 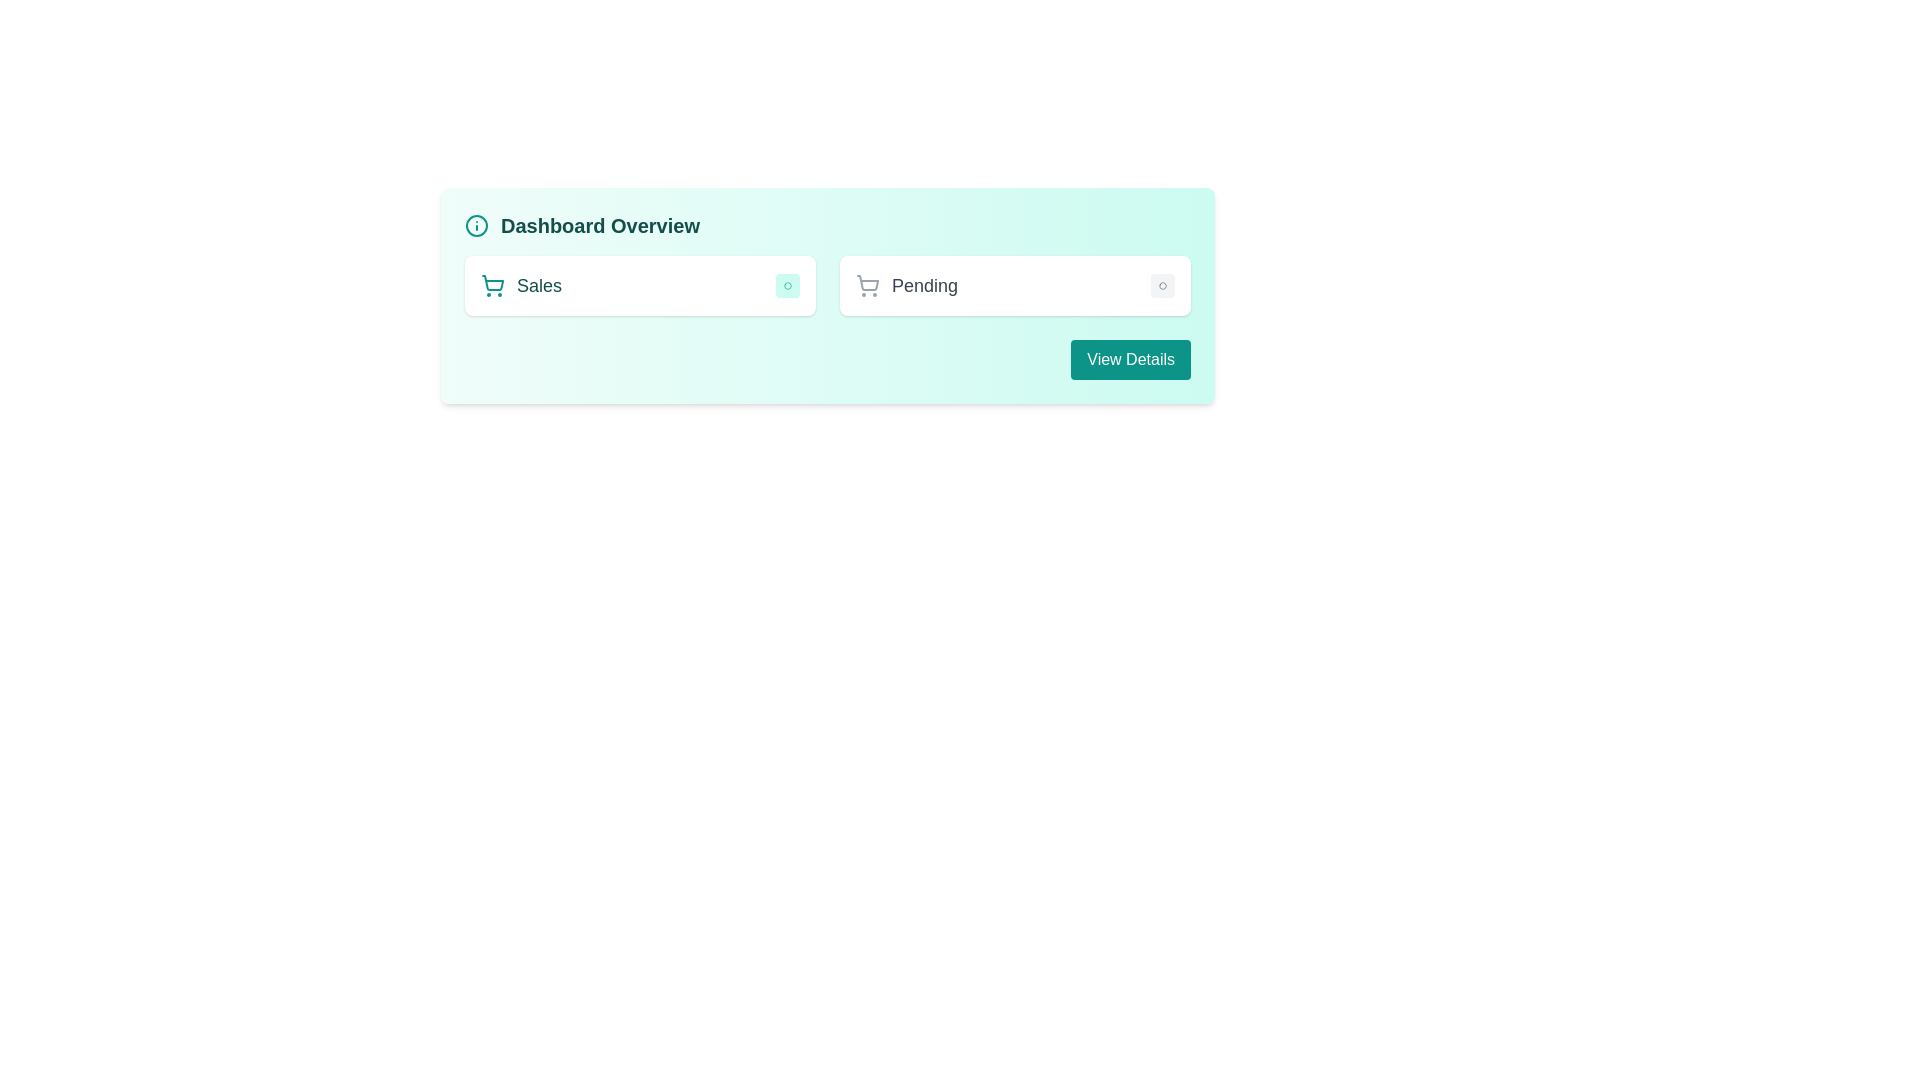 What do you see at coordinates (475, 225) in the screenshot?
I see `decorative Circle element within the informational icon located to the left of the 'Dashboard Overview' header text by clicking on it` at bounding box center [475, 225].